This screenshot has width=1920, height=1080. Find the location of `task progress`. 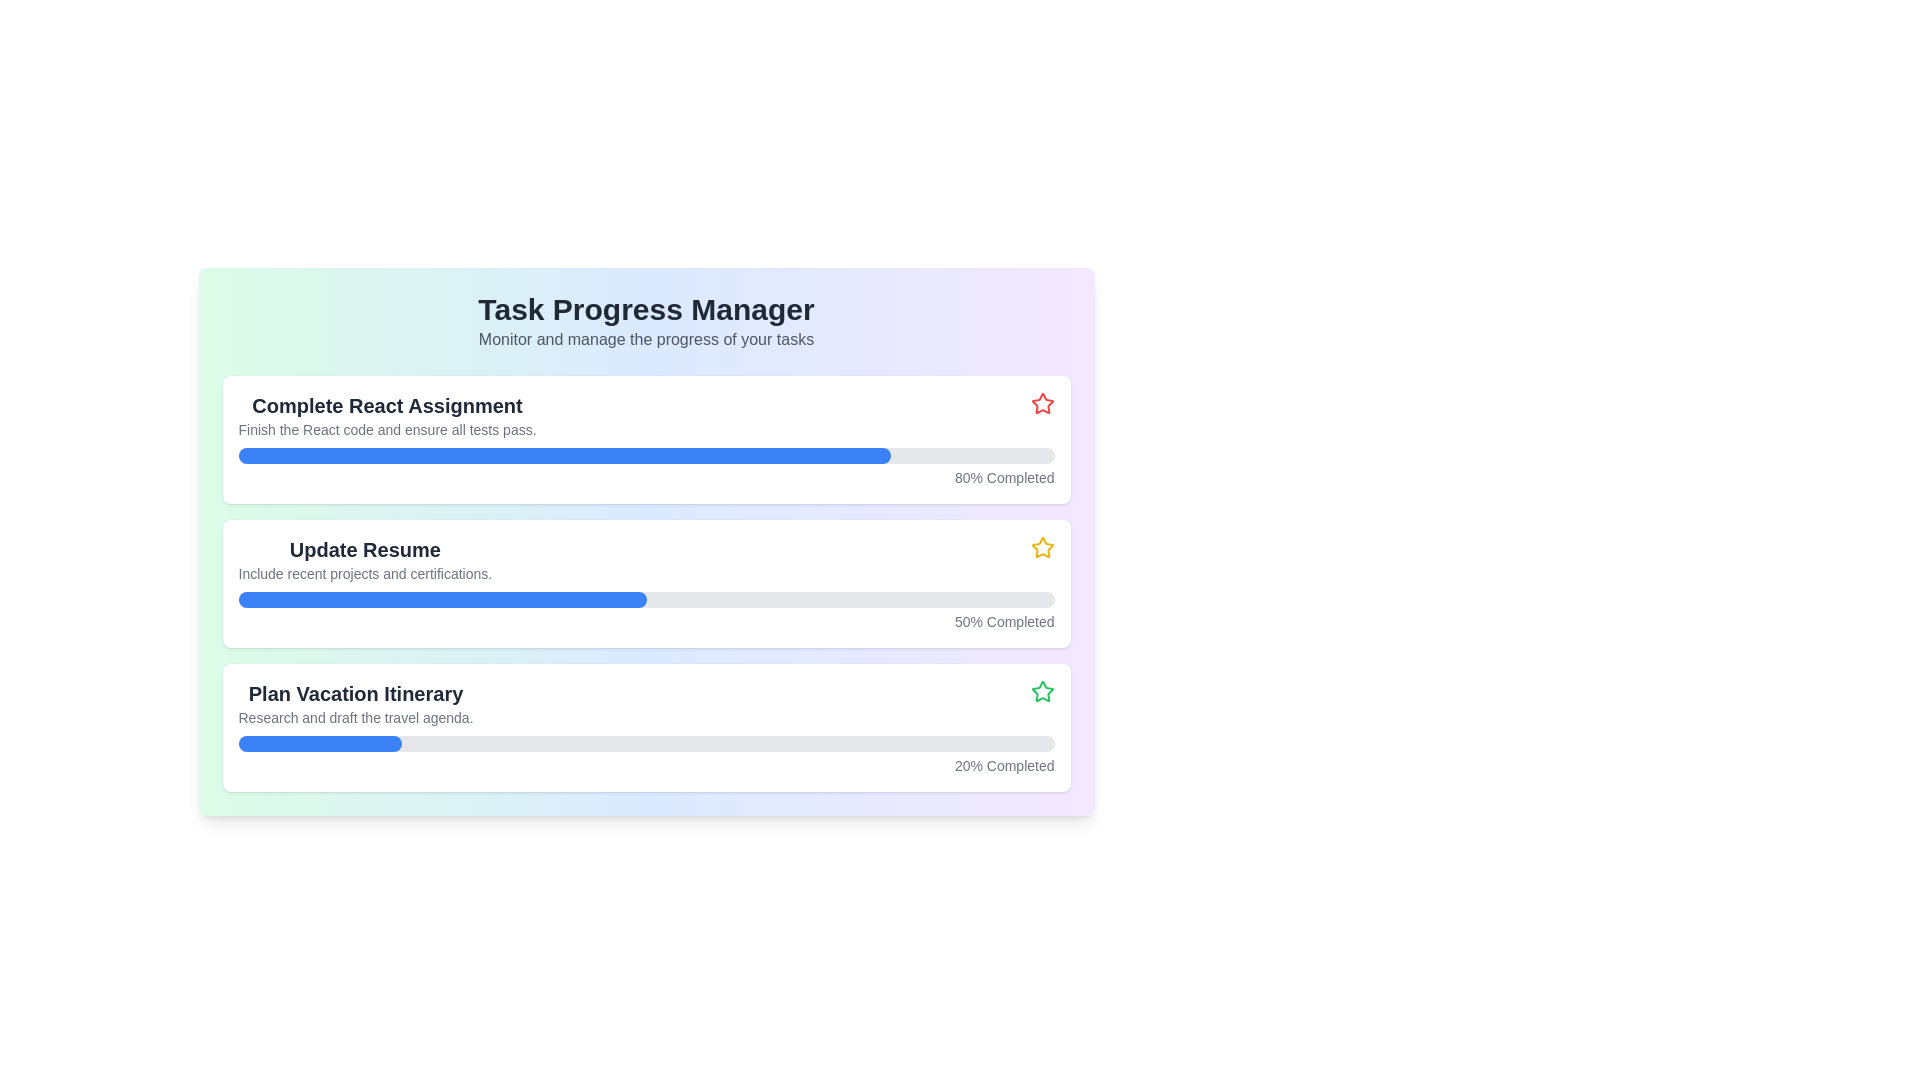

task progress is located at coordinates (989, 744).